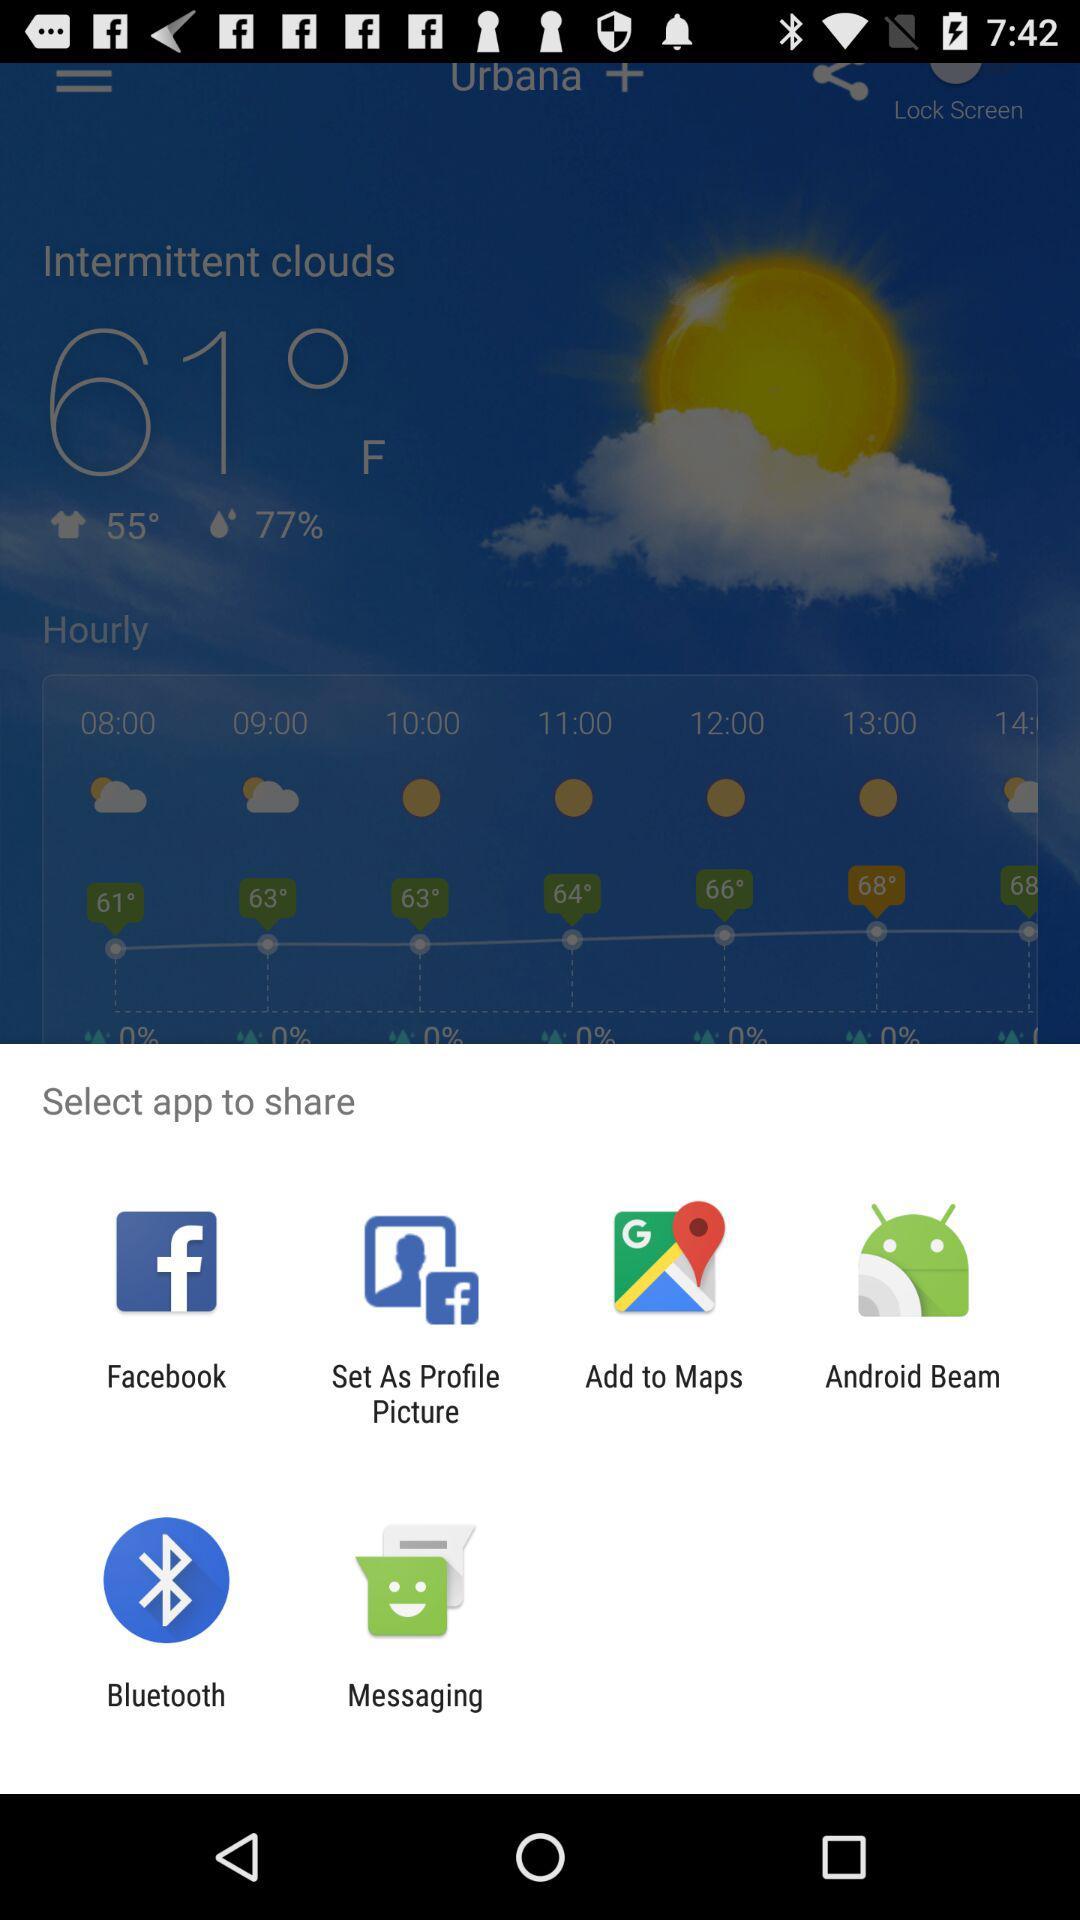  What do you see at coordinates (913, 1392) in the screenshot?
I see `the item next to add to maps icon` at bounding box center [913, 1392].